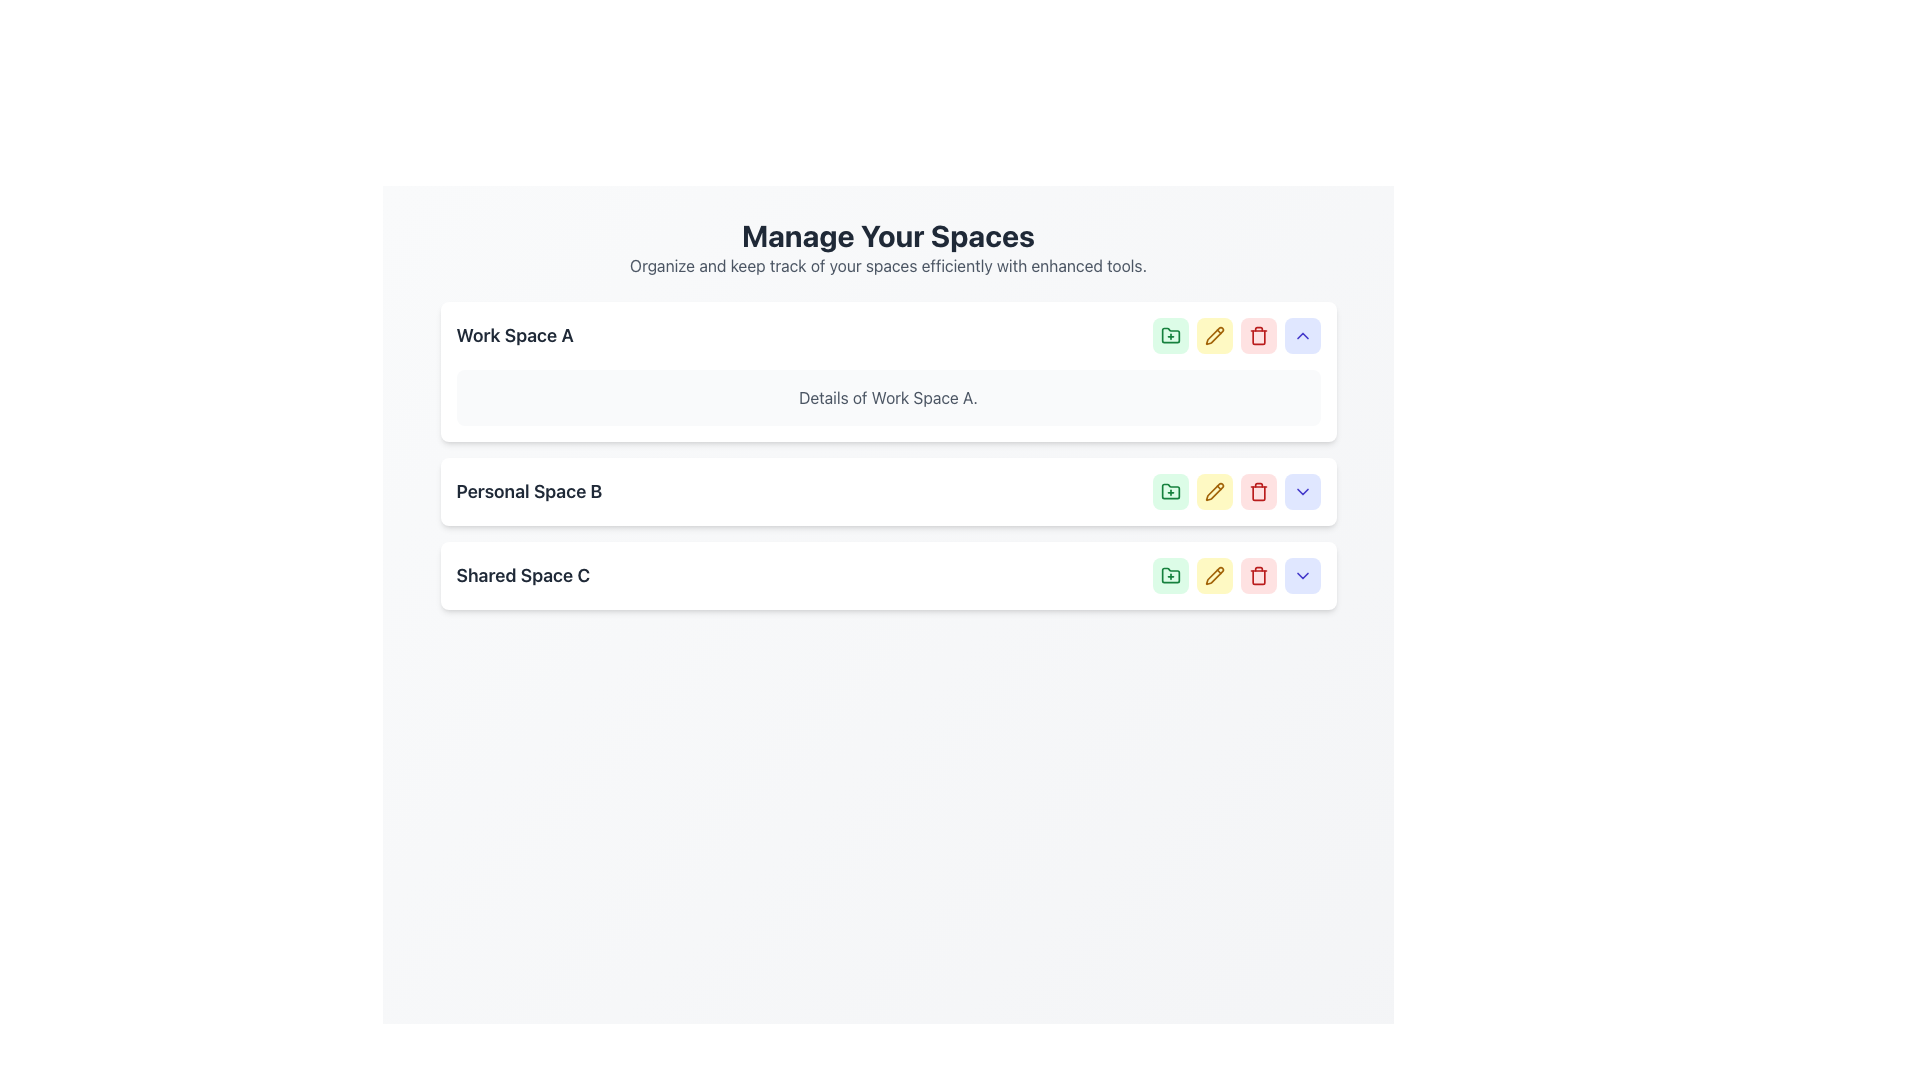 This screenshot has width=1920, height=1080. I want to click on the upward arrow icon in the third interactive button on the far right of the top row in the 'Work Space A' section, so click(1302, 334).